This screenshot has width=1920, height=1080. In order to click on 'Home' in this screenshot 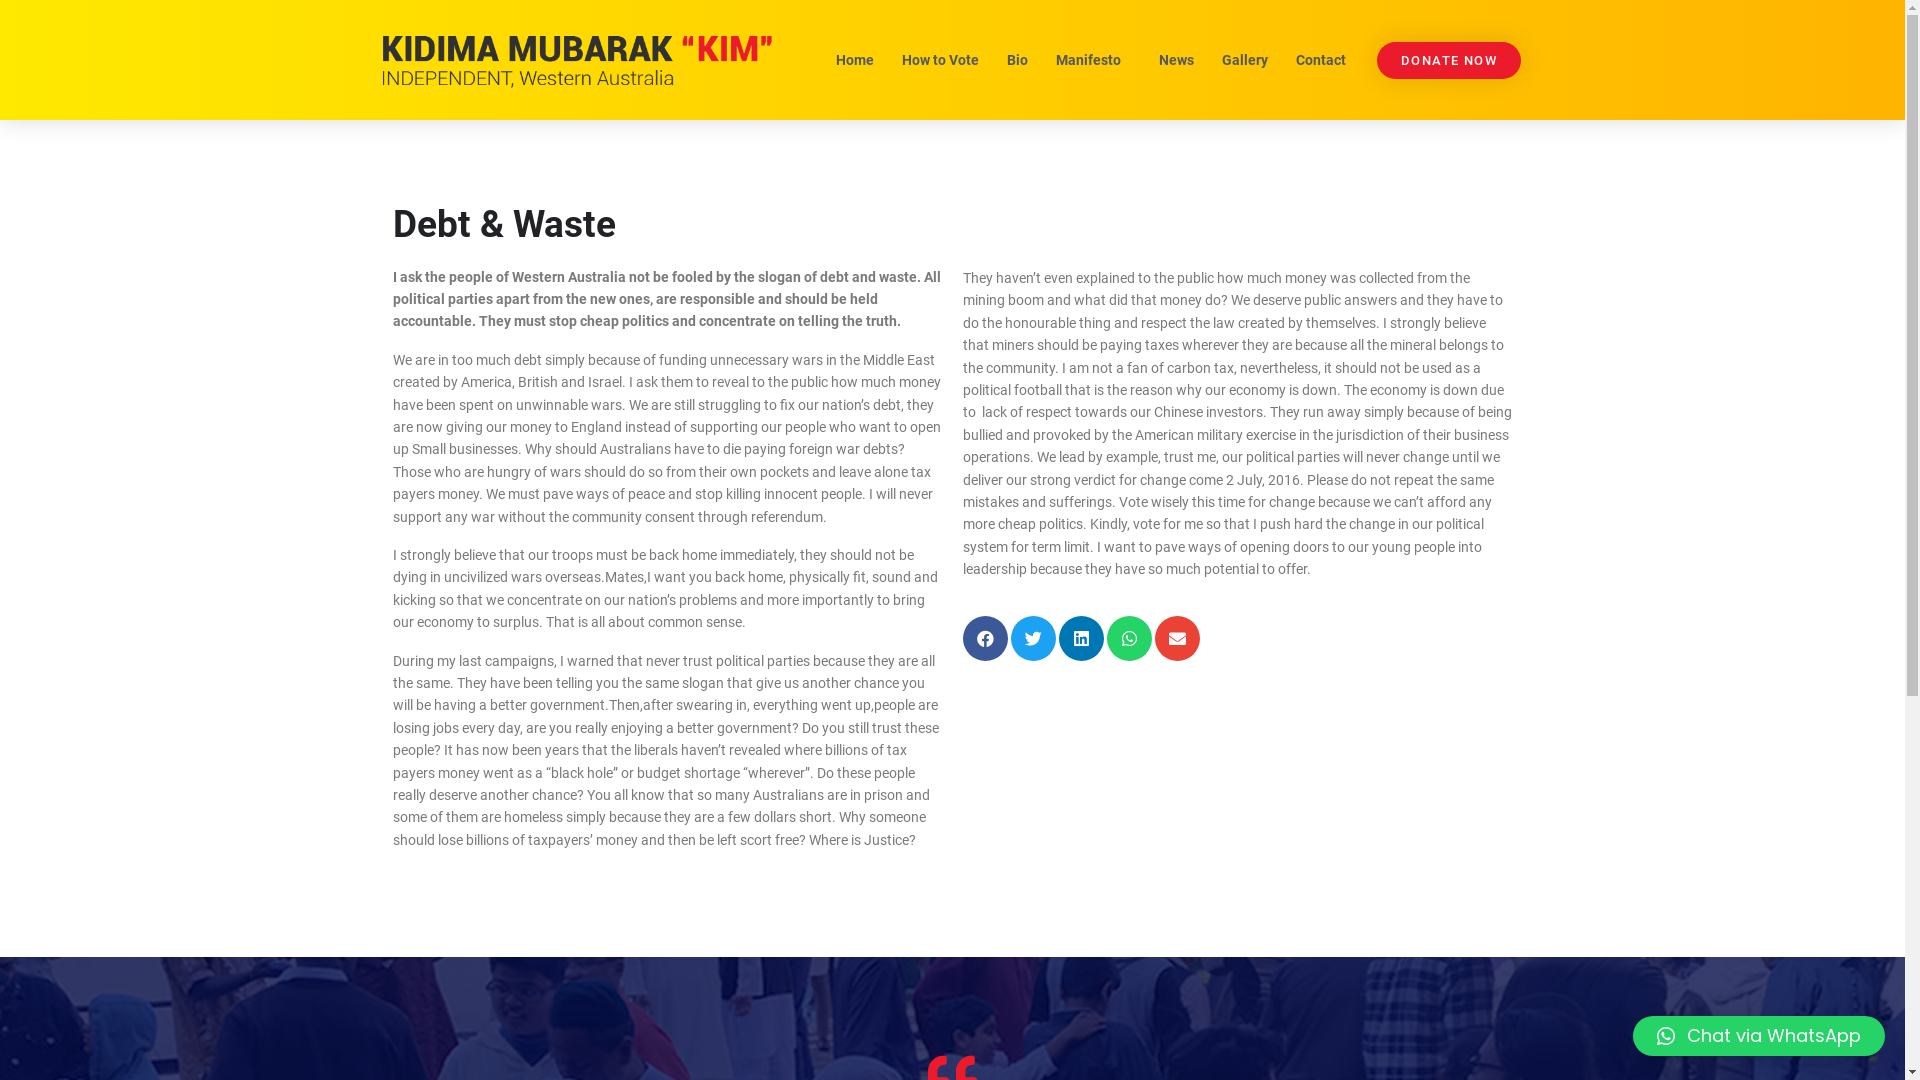, I will do `click(854, 59)`.